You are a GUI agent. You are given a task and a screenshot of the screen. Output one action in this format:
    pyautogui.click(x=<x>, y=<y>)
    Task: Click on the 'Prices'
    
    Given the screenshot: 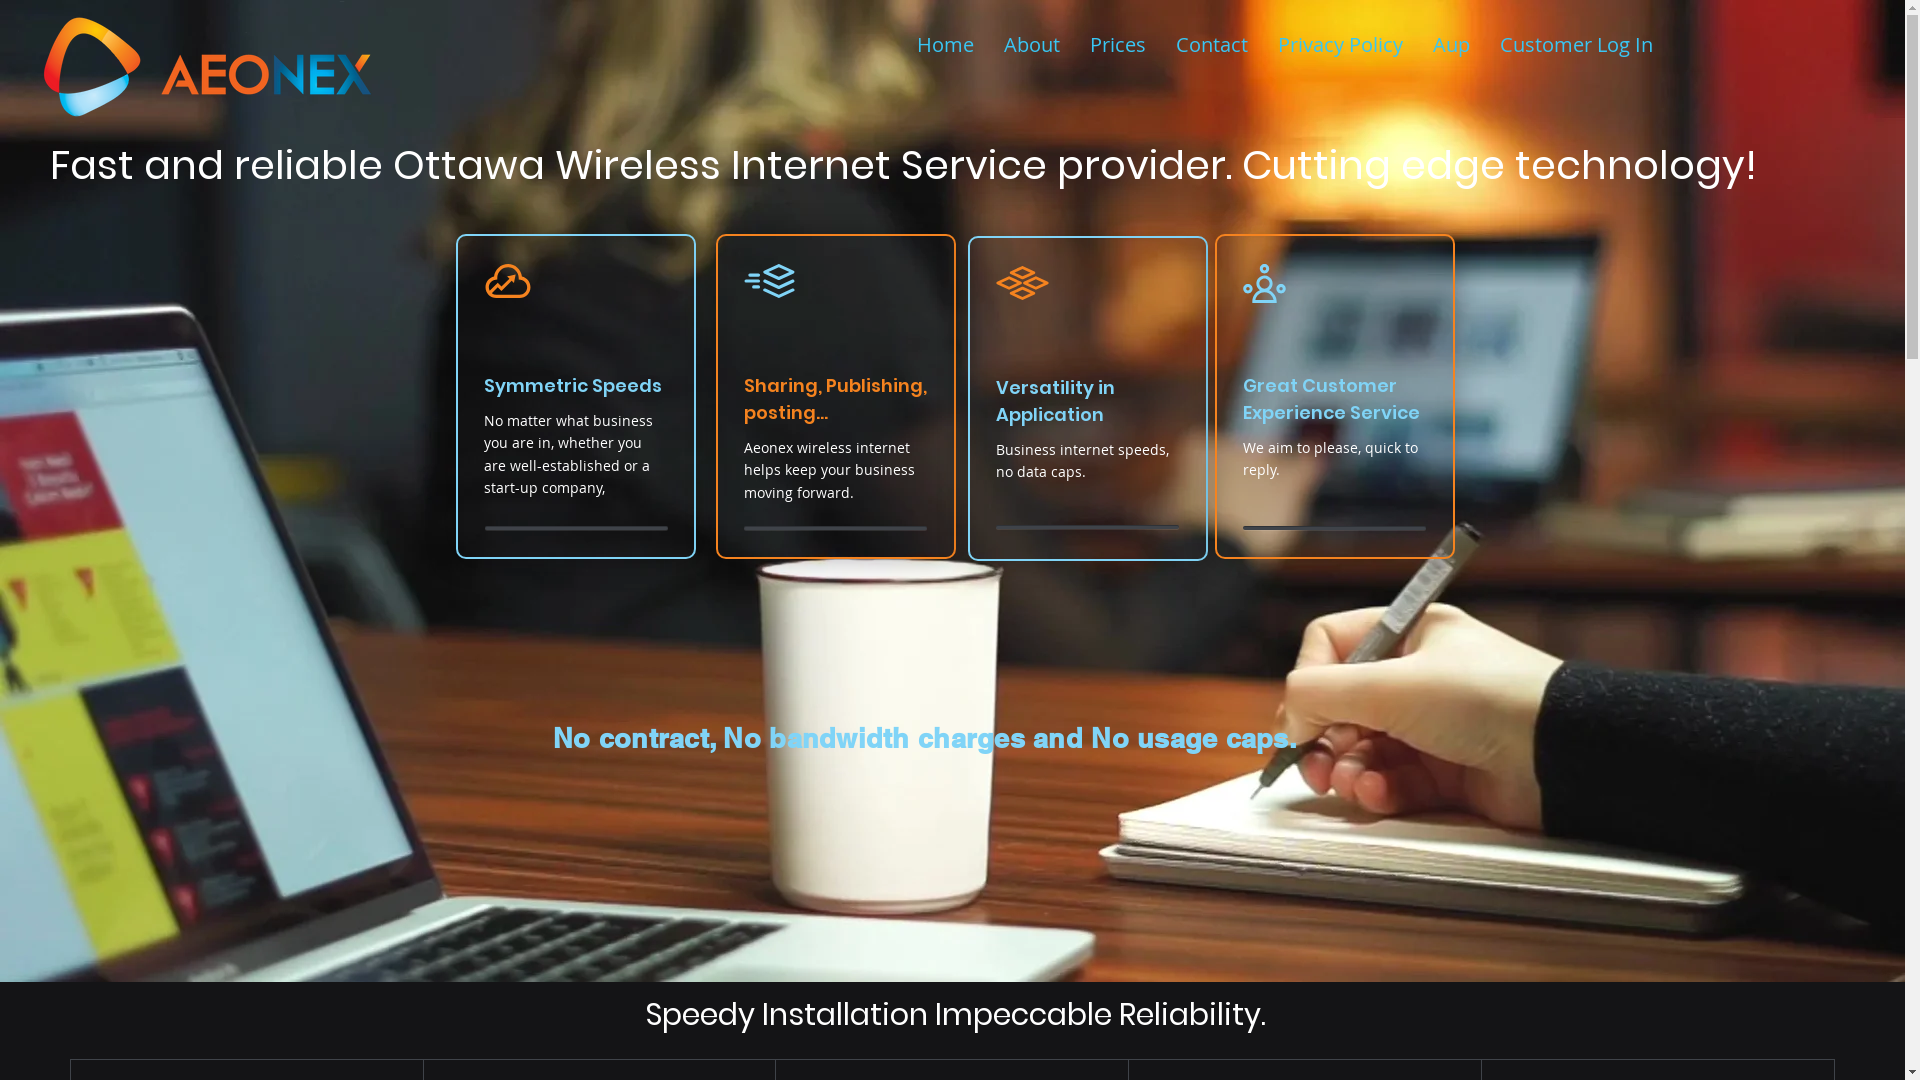 What is the action you would take?
    pyautogui.click(x=1117, y=45)
    